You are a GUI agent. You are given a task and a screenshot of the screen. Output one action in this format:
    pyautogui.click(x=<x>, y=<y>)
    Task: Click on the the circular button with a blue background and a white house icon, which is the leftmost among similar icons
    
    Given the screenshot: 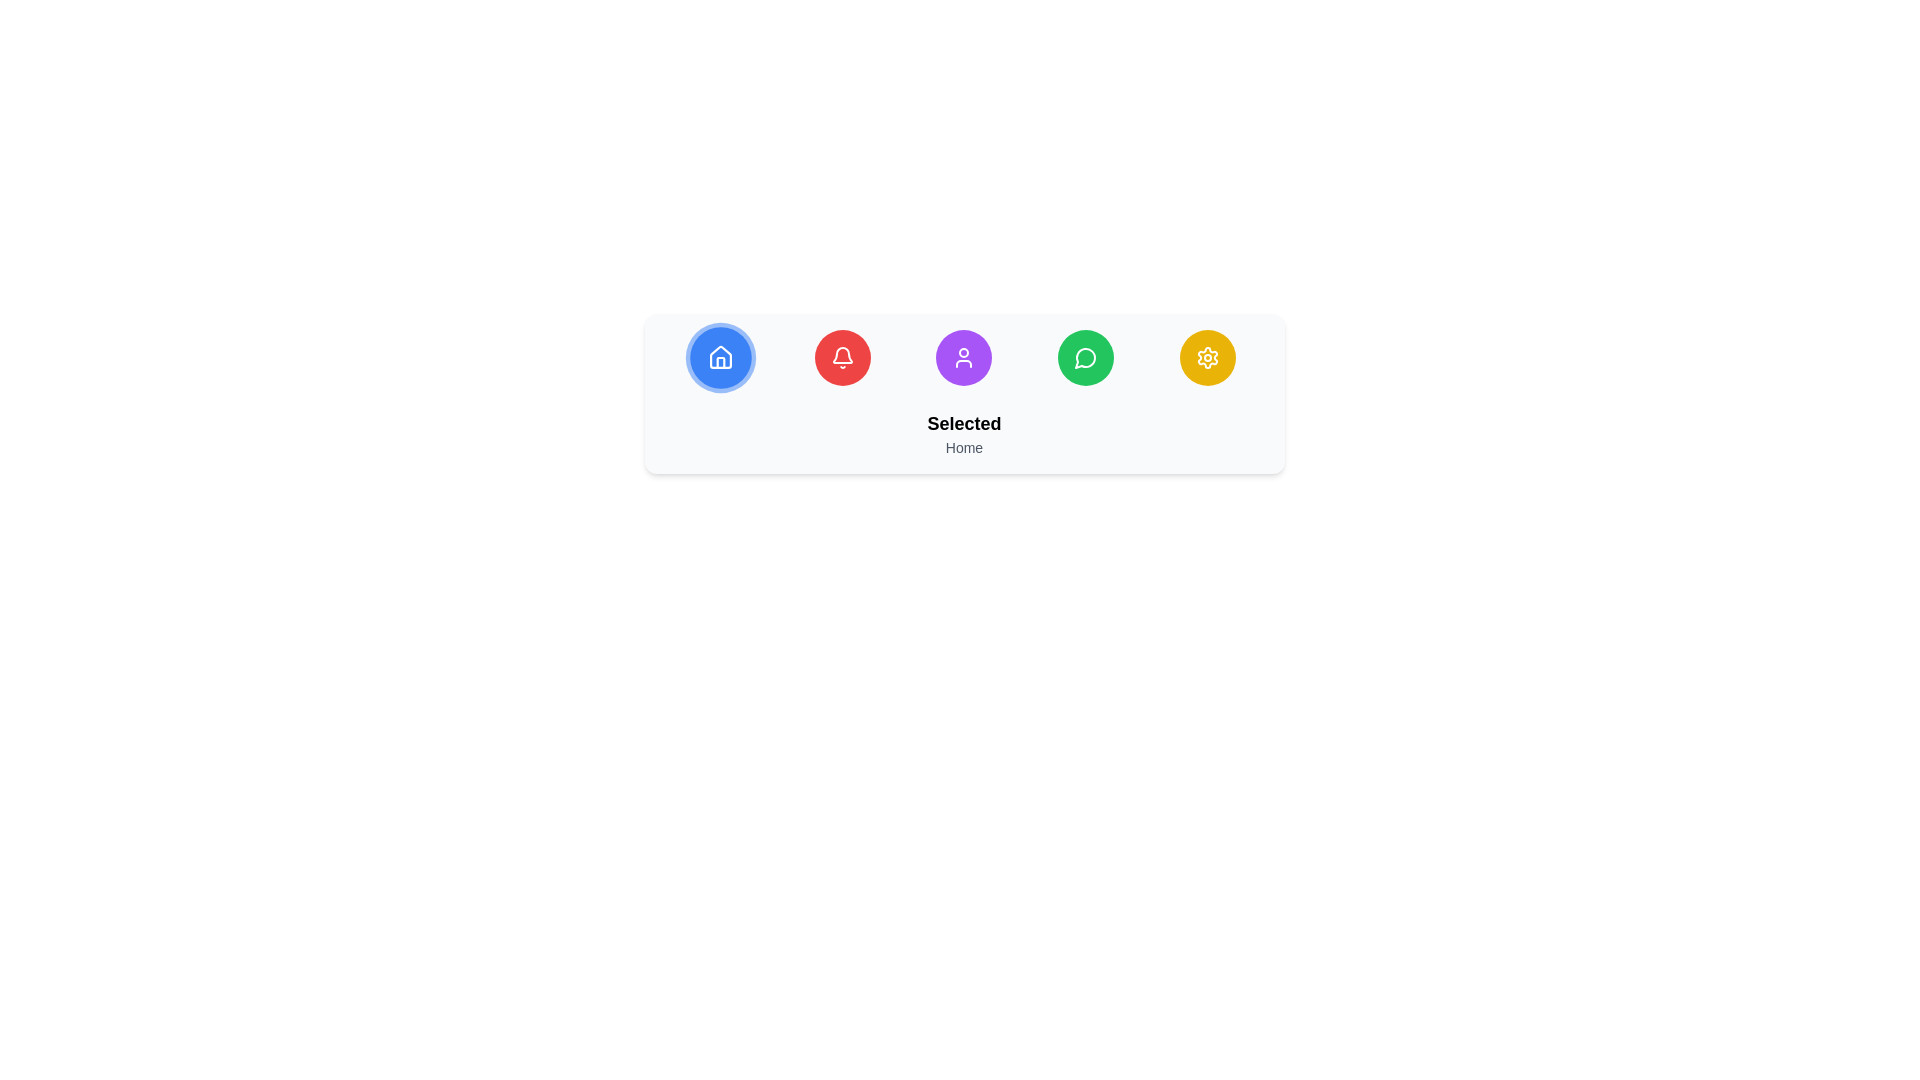 What is the action you would take?
    pyautogui.click(x=720, y=357)
    